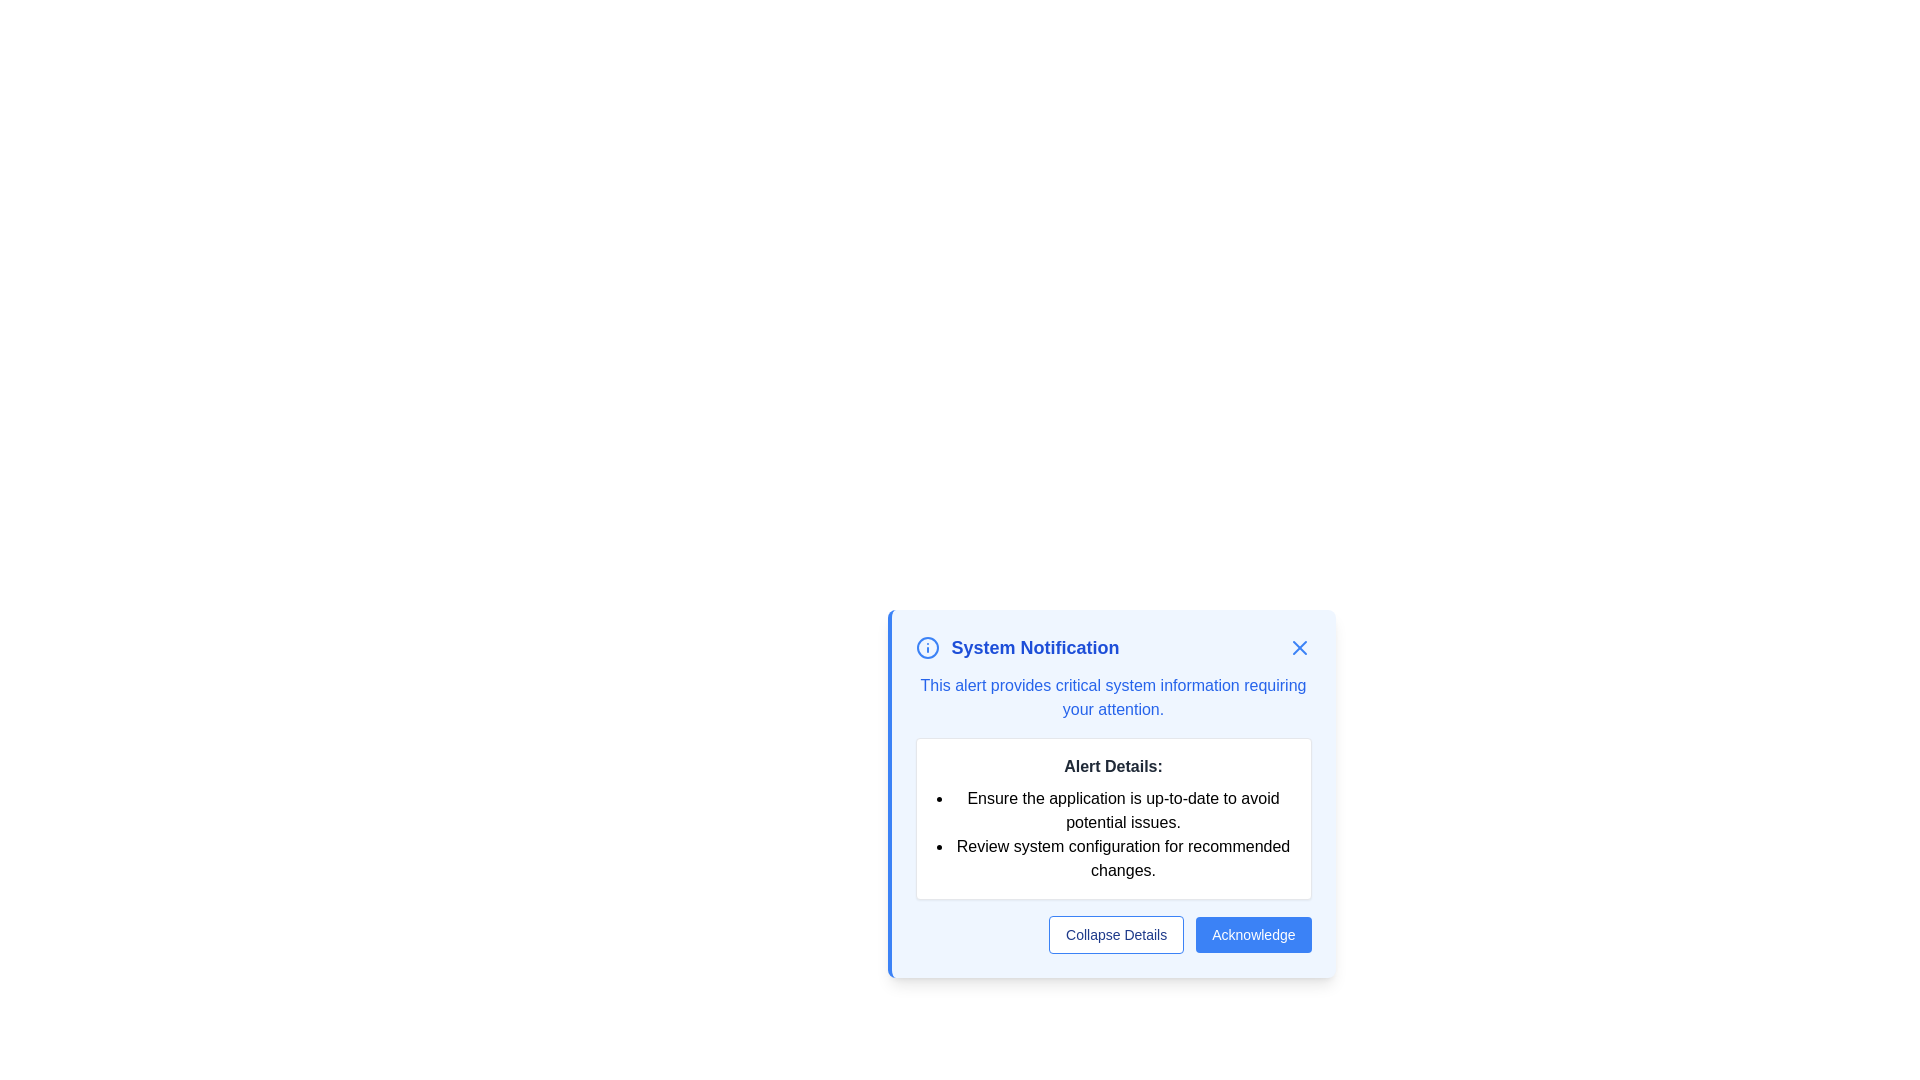 The width and height of the screenshot is (1920, 1080). What do you see at coordinates (926, 648) in the screenshot?
I see `the circular blue information icon with an 'i' in the center, located to the left of the 'System Notification' text in the notification prompt` at bounding box center [926, 648].